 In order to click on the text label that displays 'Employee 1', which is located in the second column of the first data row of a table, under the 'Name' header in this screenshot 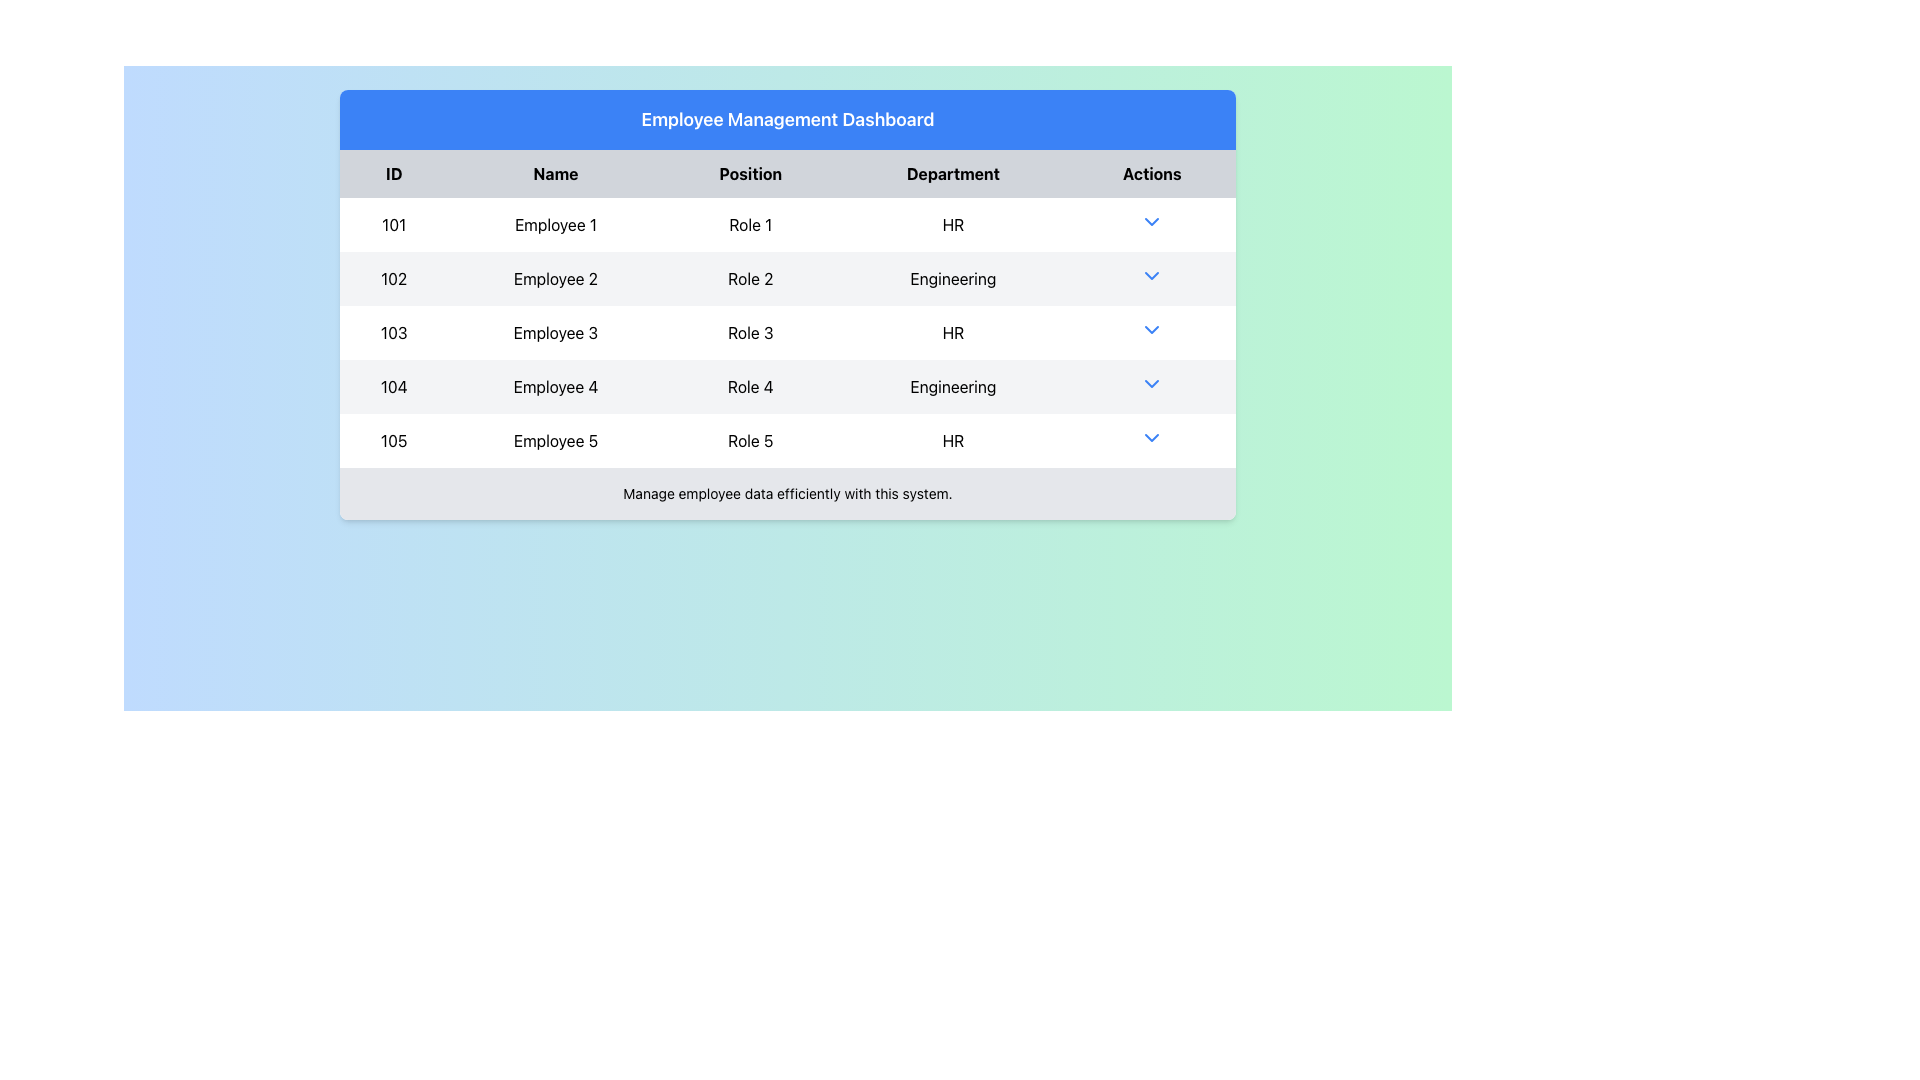, I will do `click(556, 224)`.